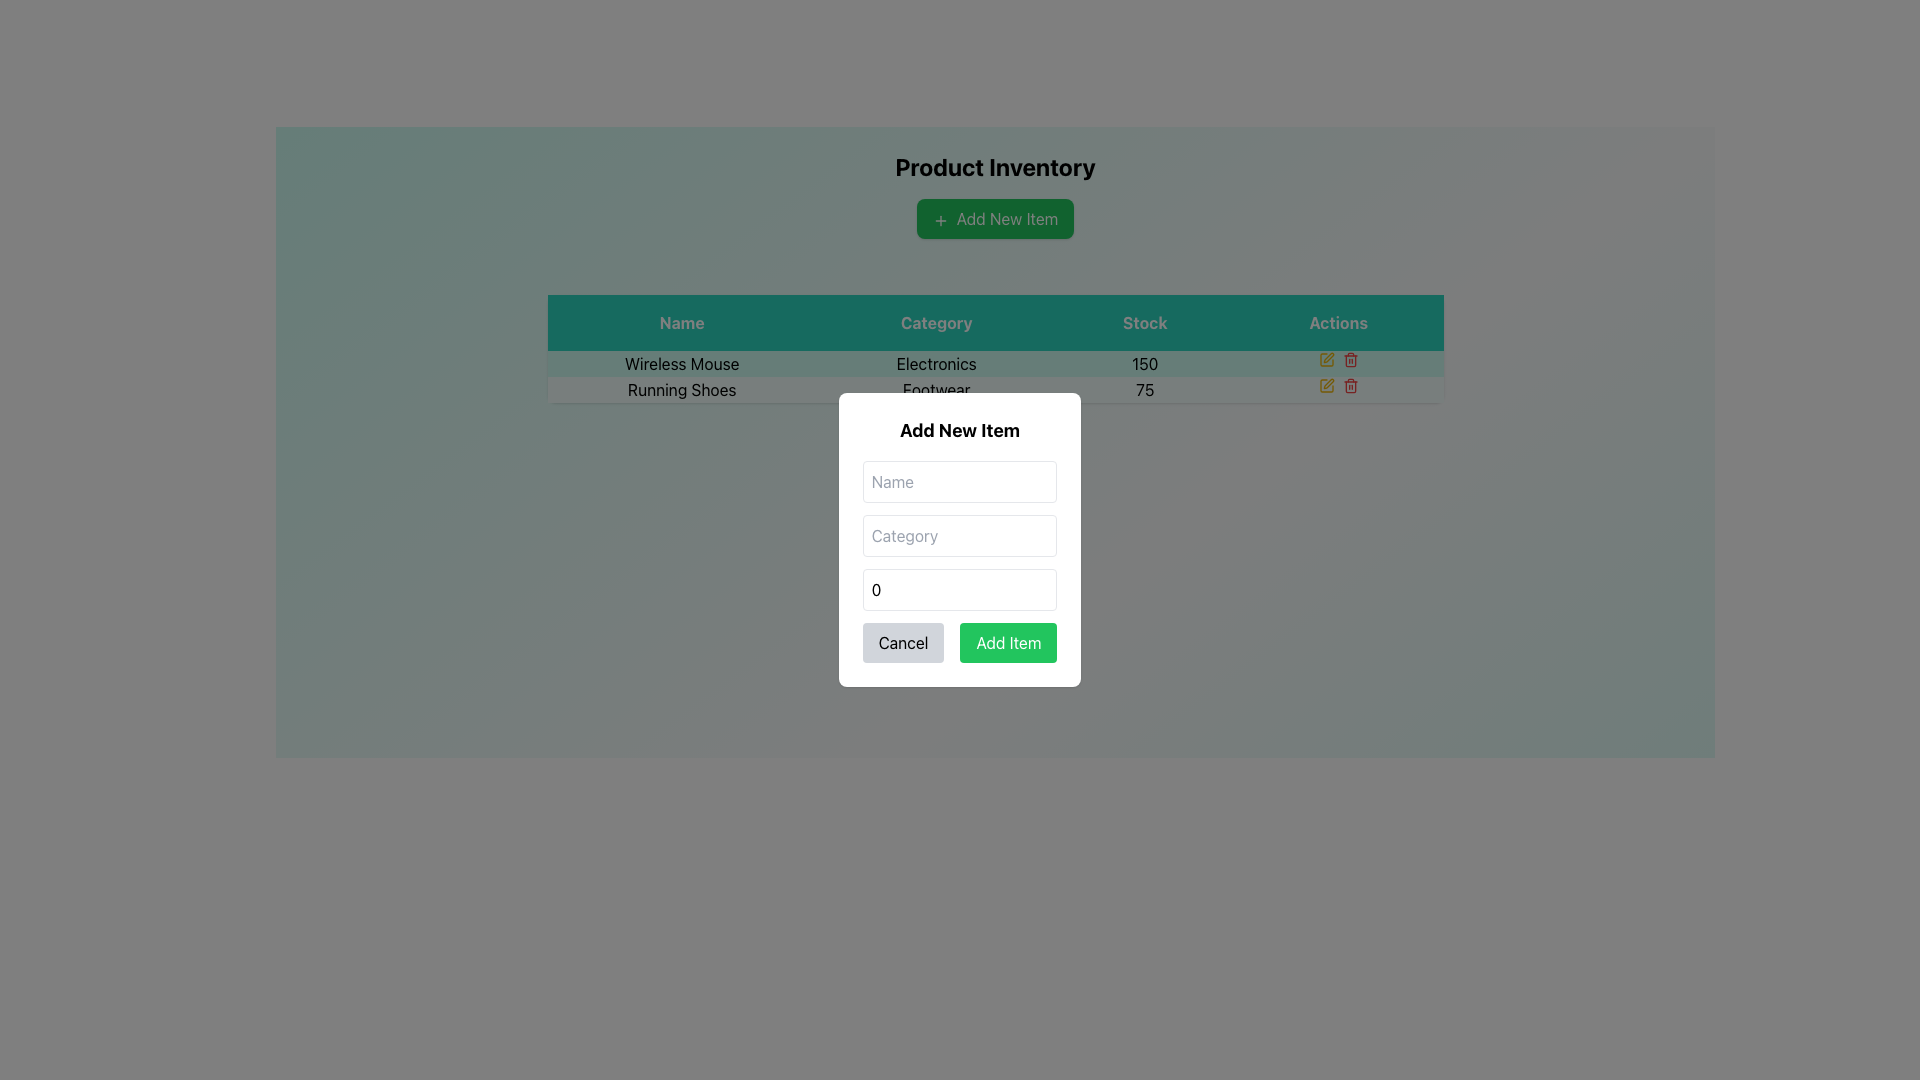 The image size is (1920, 1080). I want to click on the 'Running Shoes' label, which is the first textual entry in the second row of the table under the 'Name' column, located directly below 'Wireless Mouse', so click(682, 389).